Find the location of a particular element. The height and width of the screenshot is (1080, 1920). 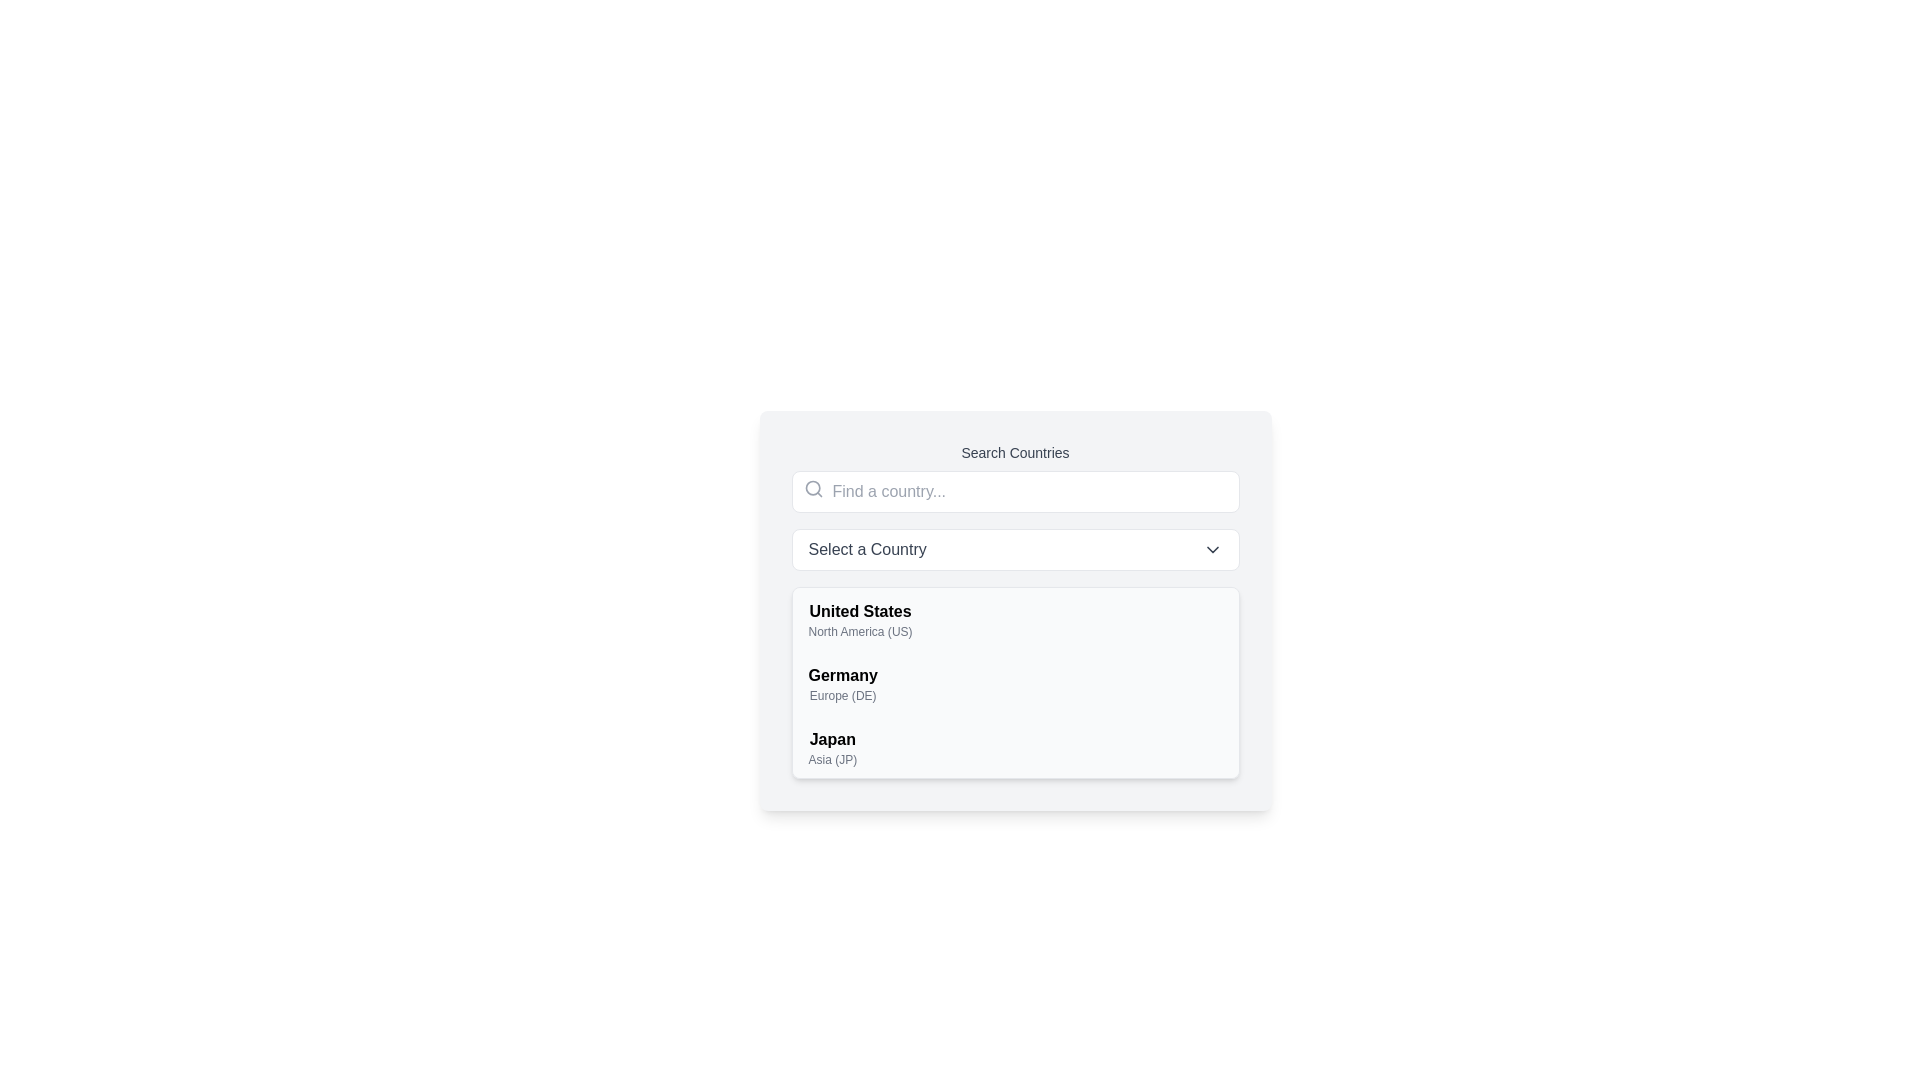

bold text label 'United States' which is the first entry in the list below the 'Search Countries' drop-down interface is located at coordinates (860, 611).